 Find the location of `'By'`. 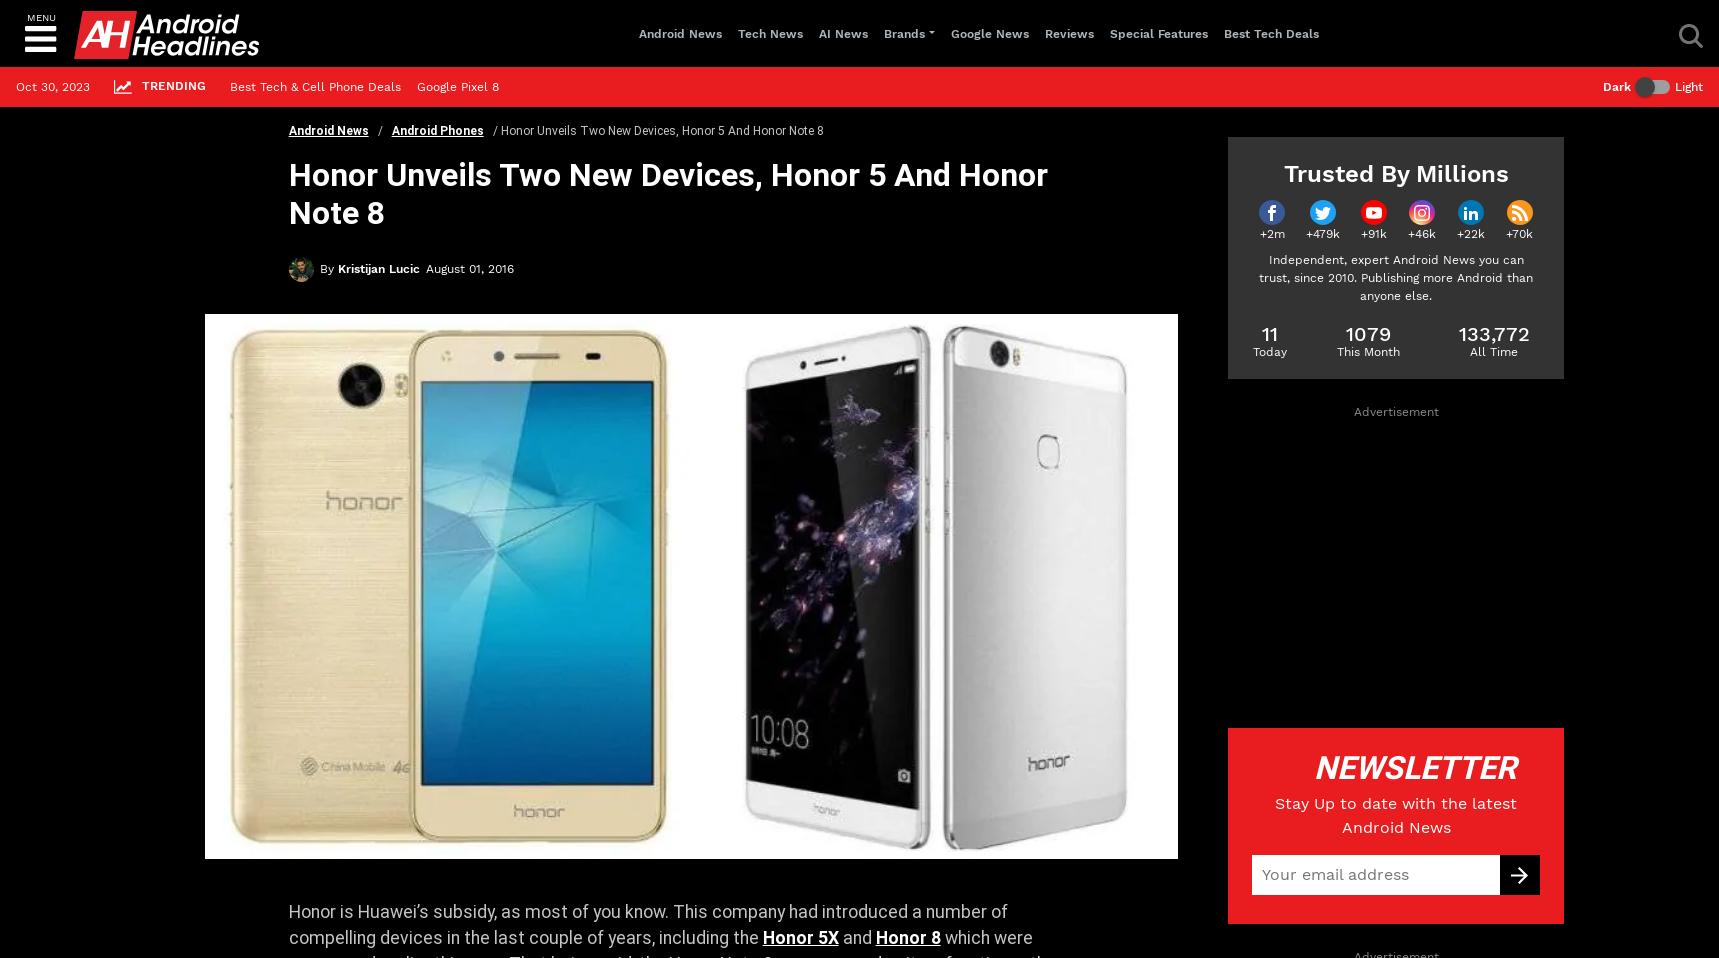

'By' is located at coordinates (318, 269).